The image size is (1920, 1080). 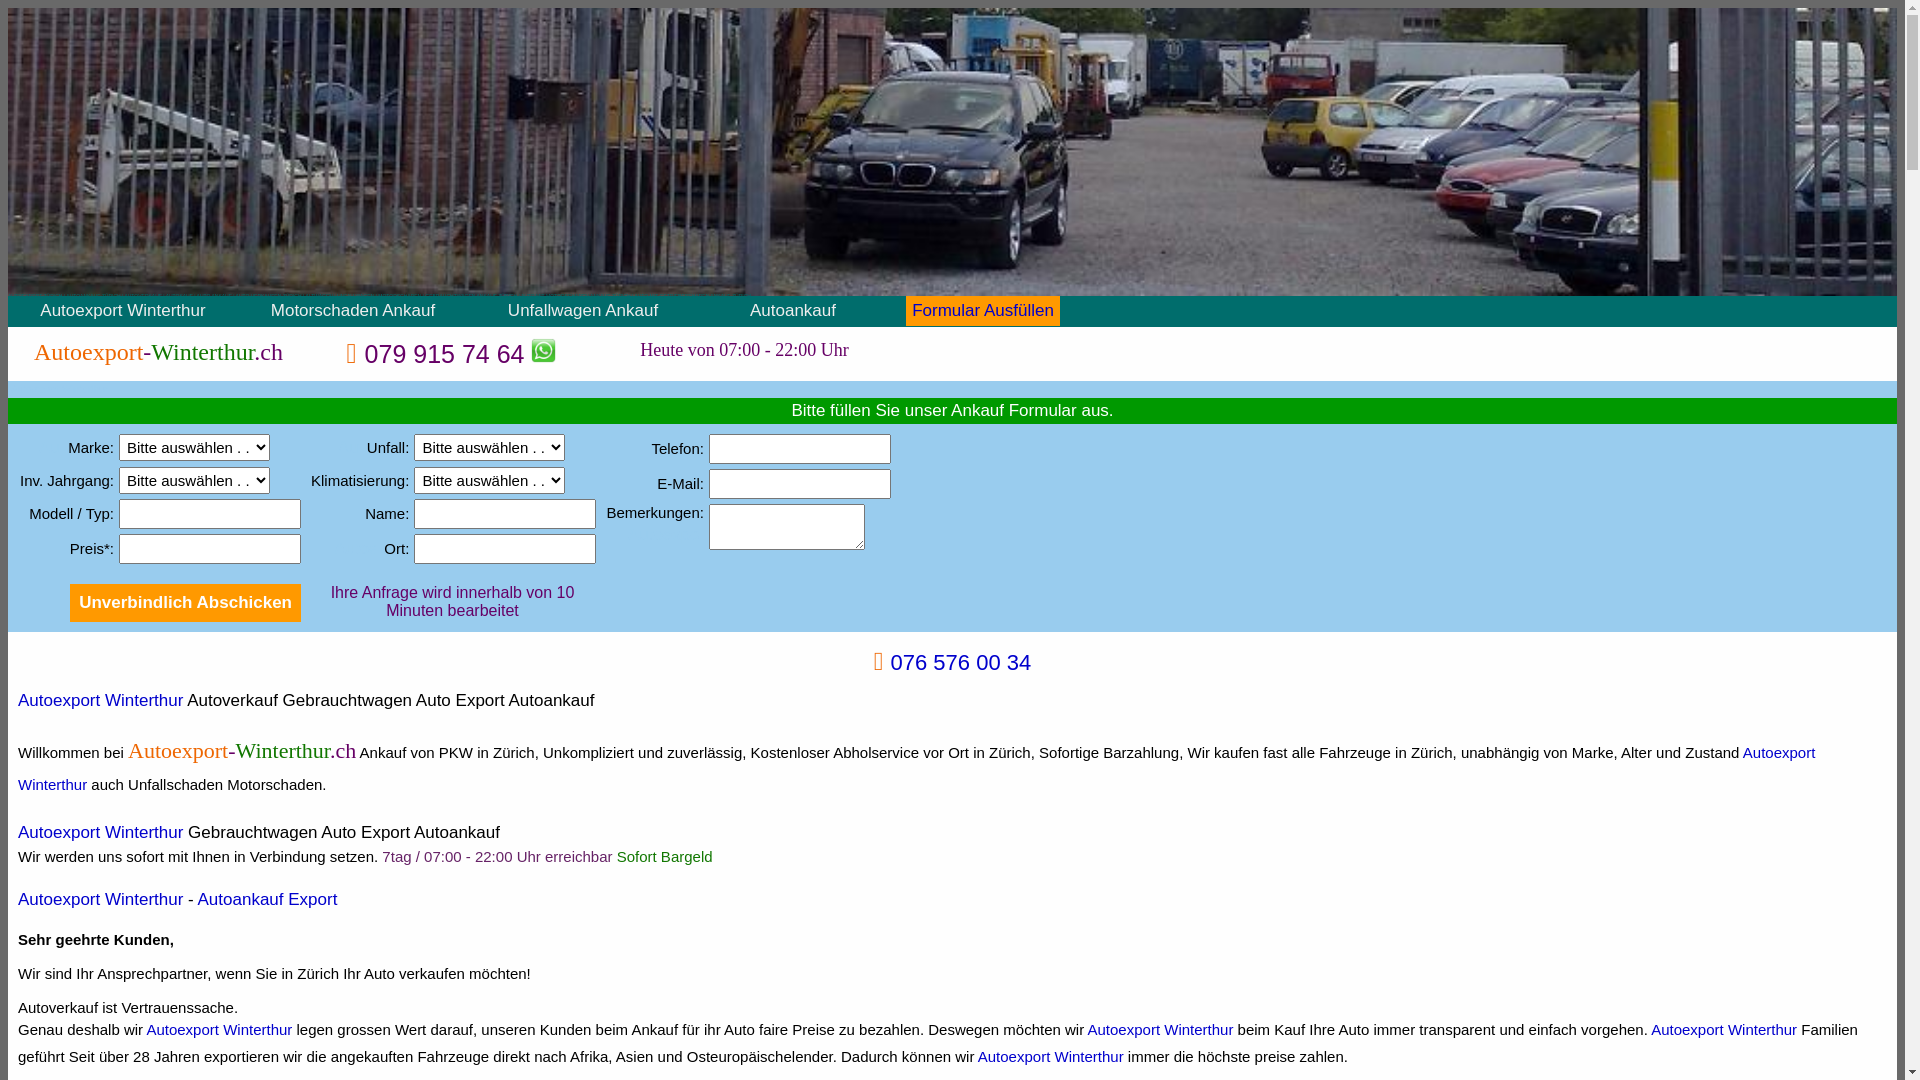 What do you see at coordinates (269, 310) in the screenshot?
I see `'Motorschaden Ankauf'` at bounding box center [269, 310].